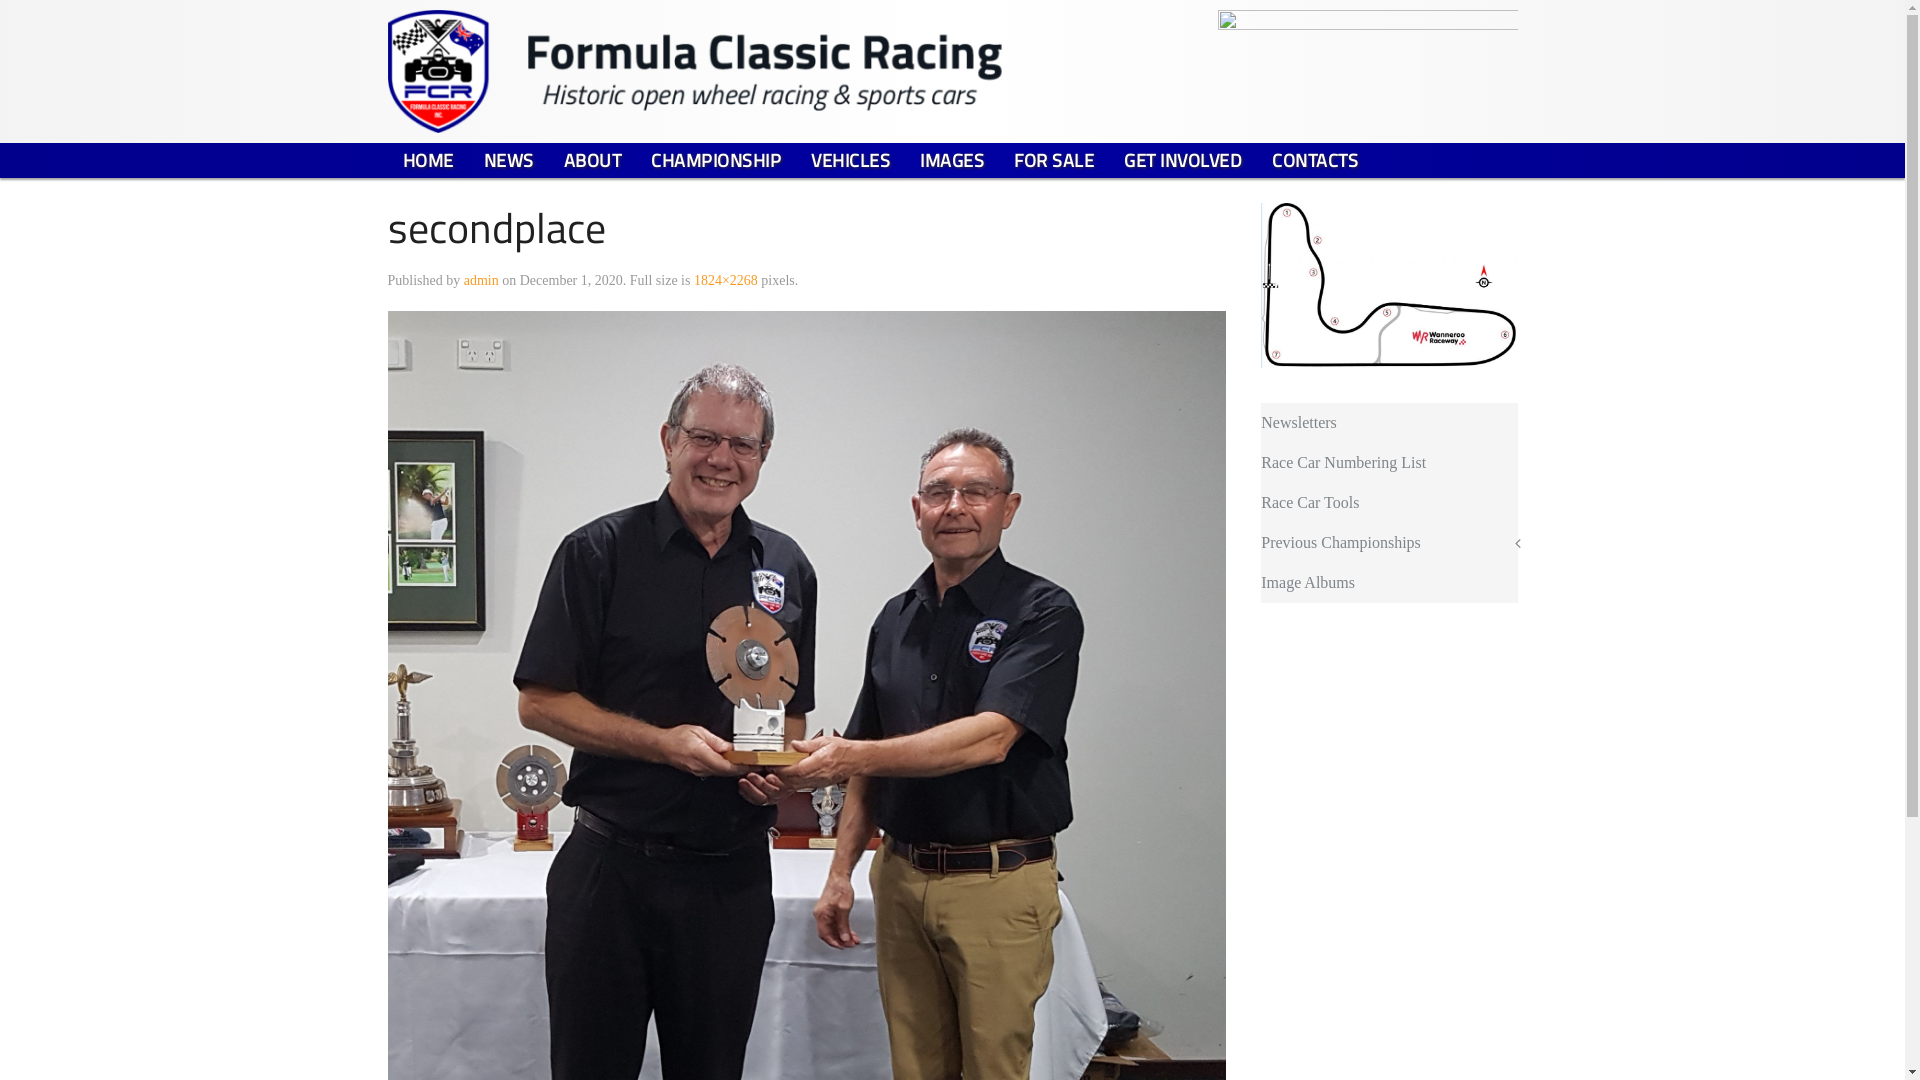  I want to click on 'CONTACTS', so click(1256, 159).